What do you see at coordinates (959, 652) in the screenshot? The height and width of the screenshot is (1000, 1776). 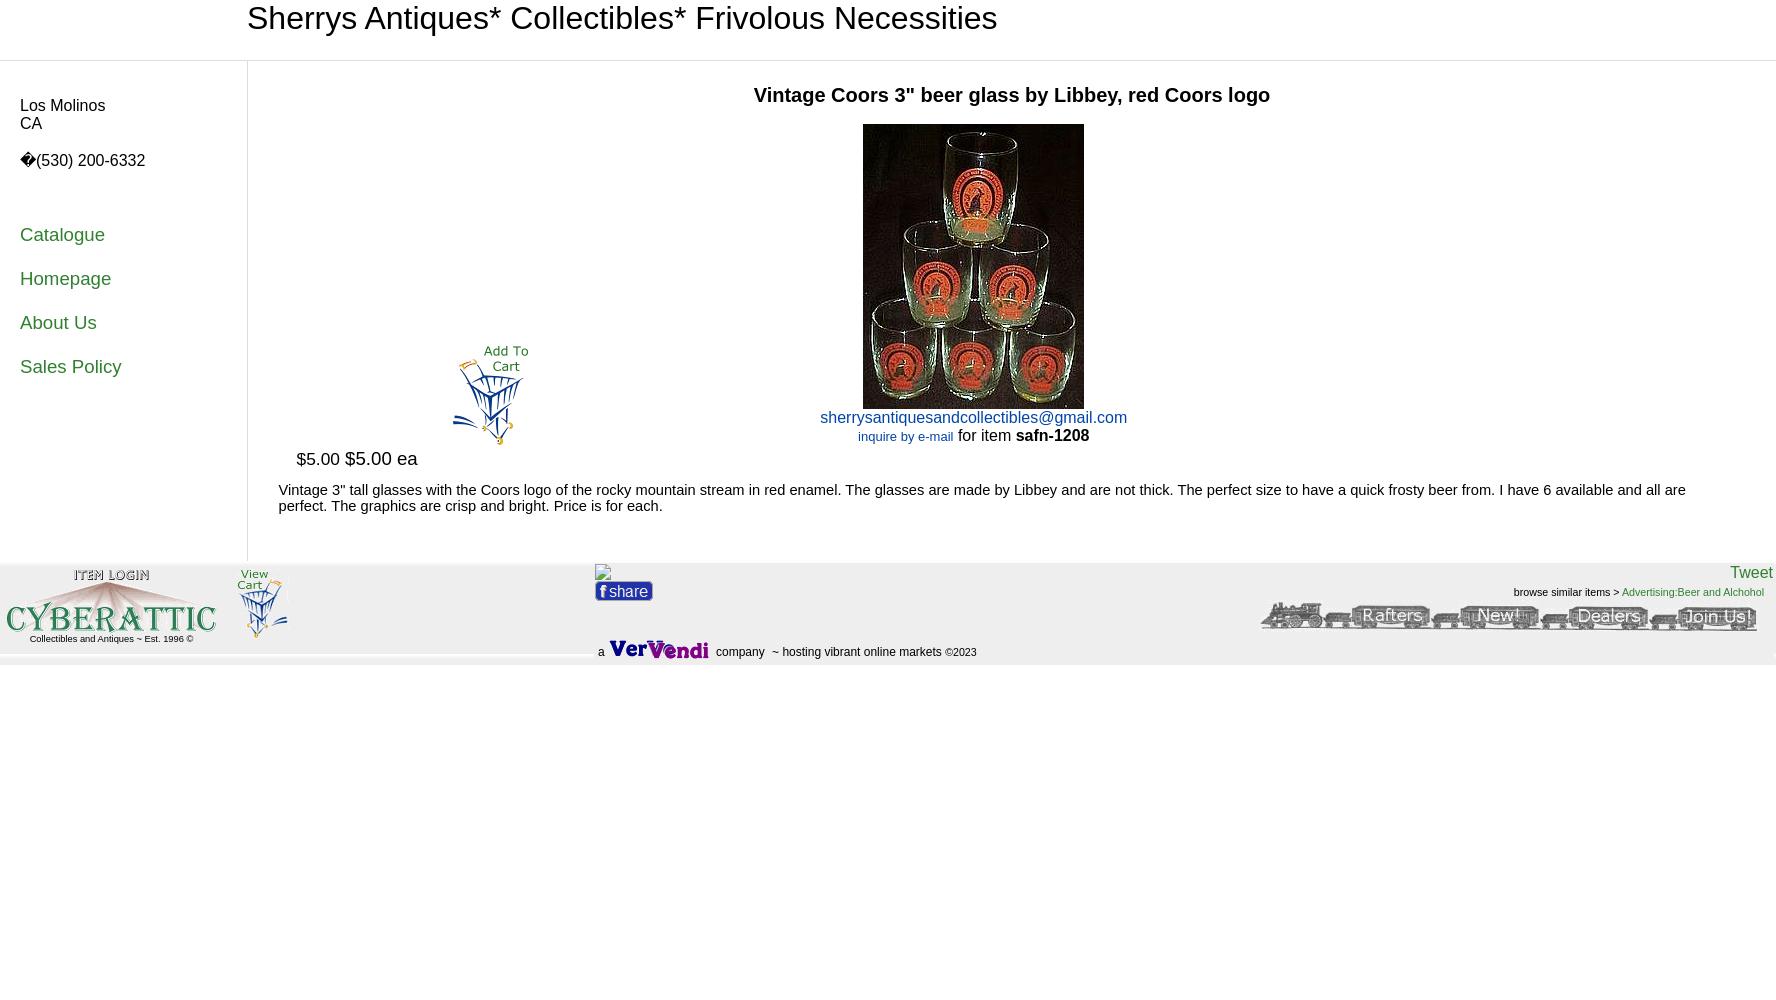 I see `'©2023'` at bounding box center [959, 652].